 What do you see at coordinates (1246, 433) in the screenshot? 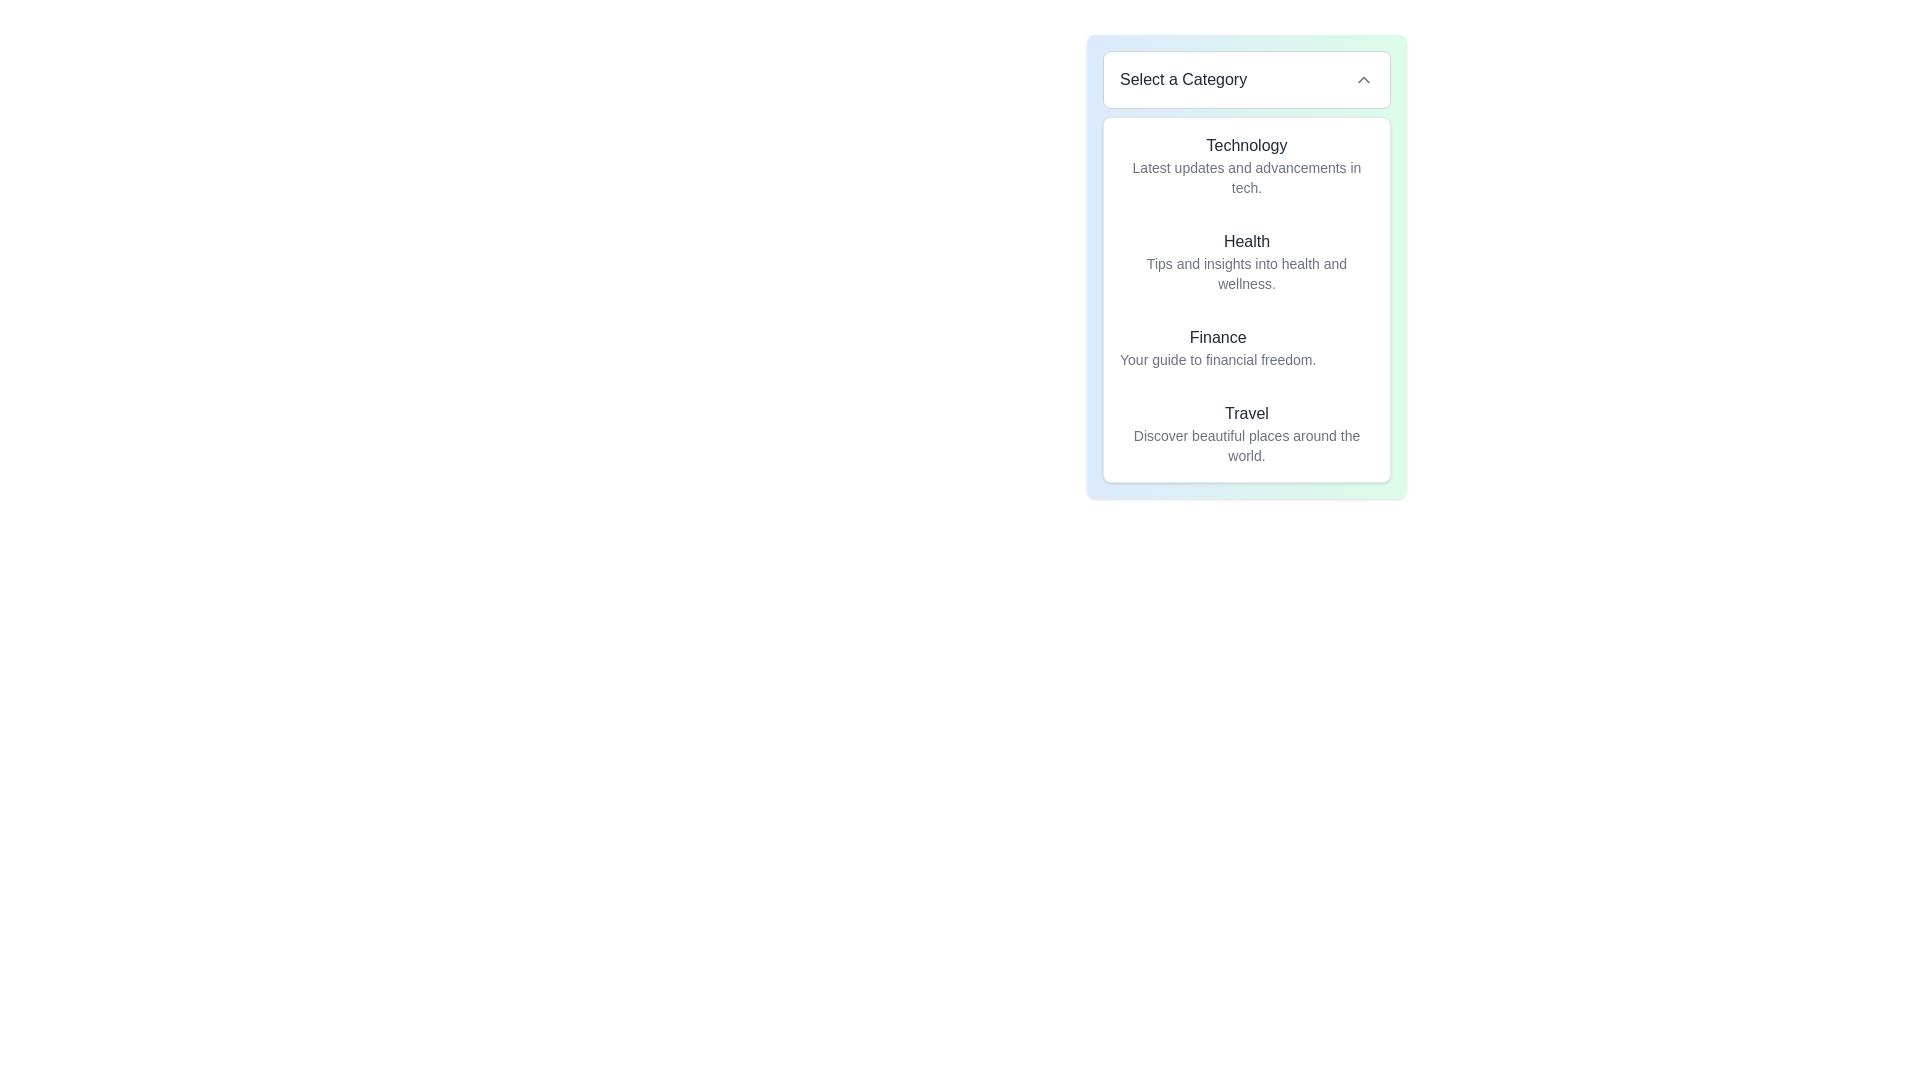
I see `the last list item with the bold title 'Travel' and the description 'Discover beautiful places around the world.'` at bounding box center [1246, 433].